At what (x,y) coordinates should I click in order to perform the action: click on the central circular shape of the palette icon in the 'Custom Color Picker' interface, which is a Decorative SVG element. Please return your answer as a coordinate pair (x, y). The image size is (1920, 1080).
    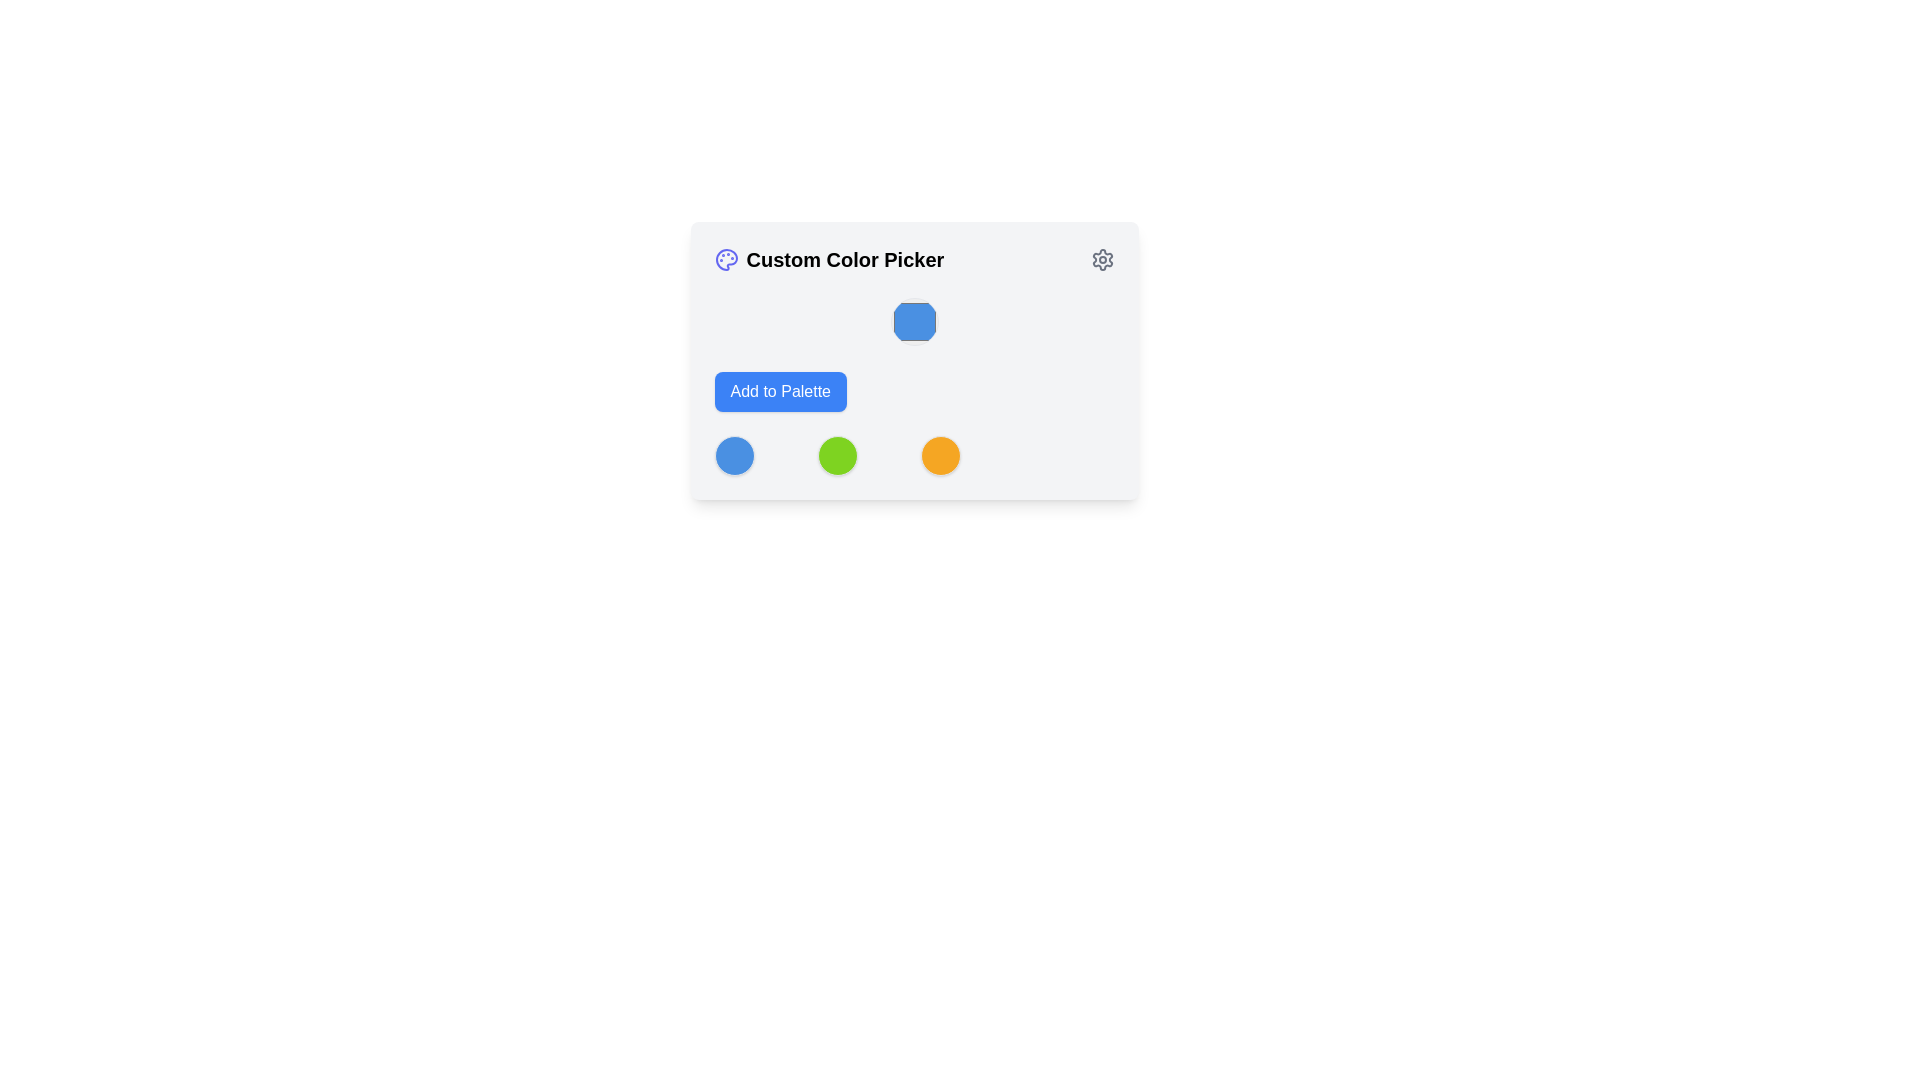
    Looking at the image, I should click on (725, 258).